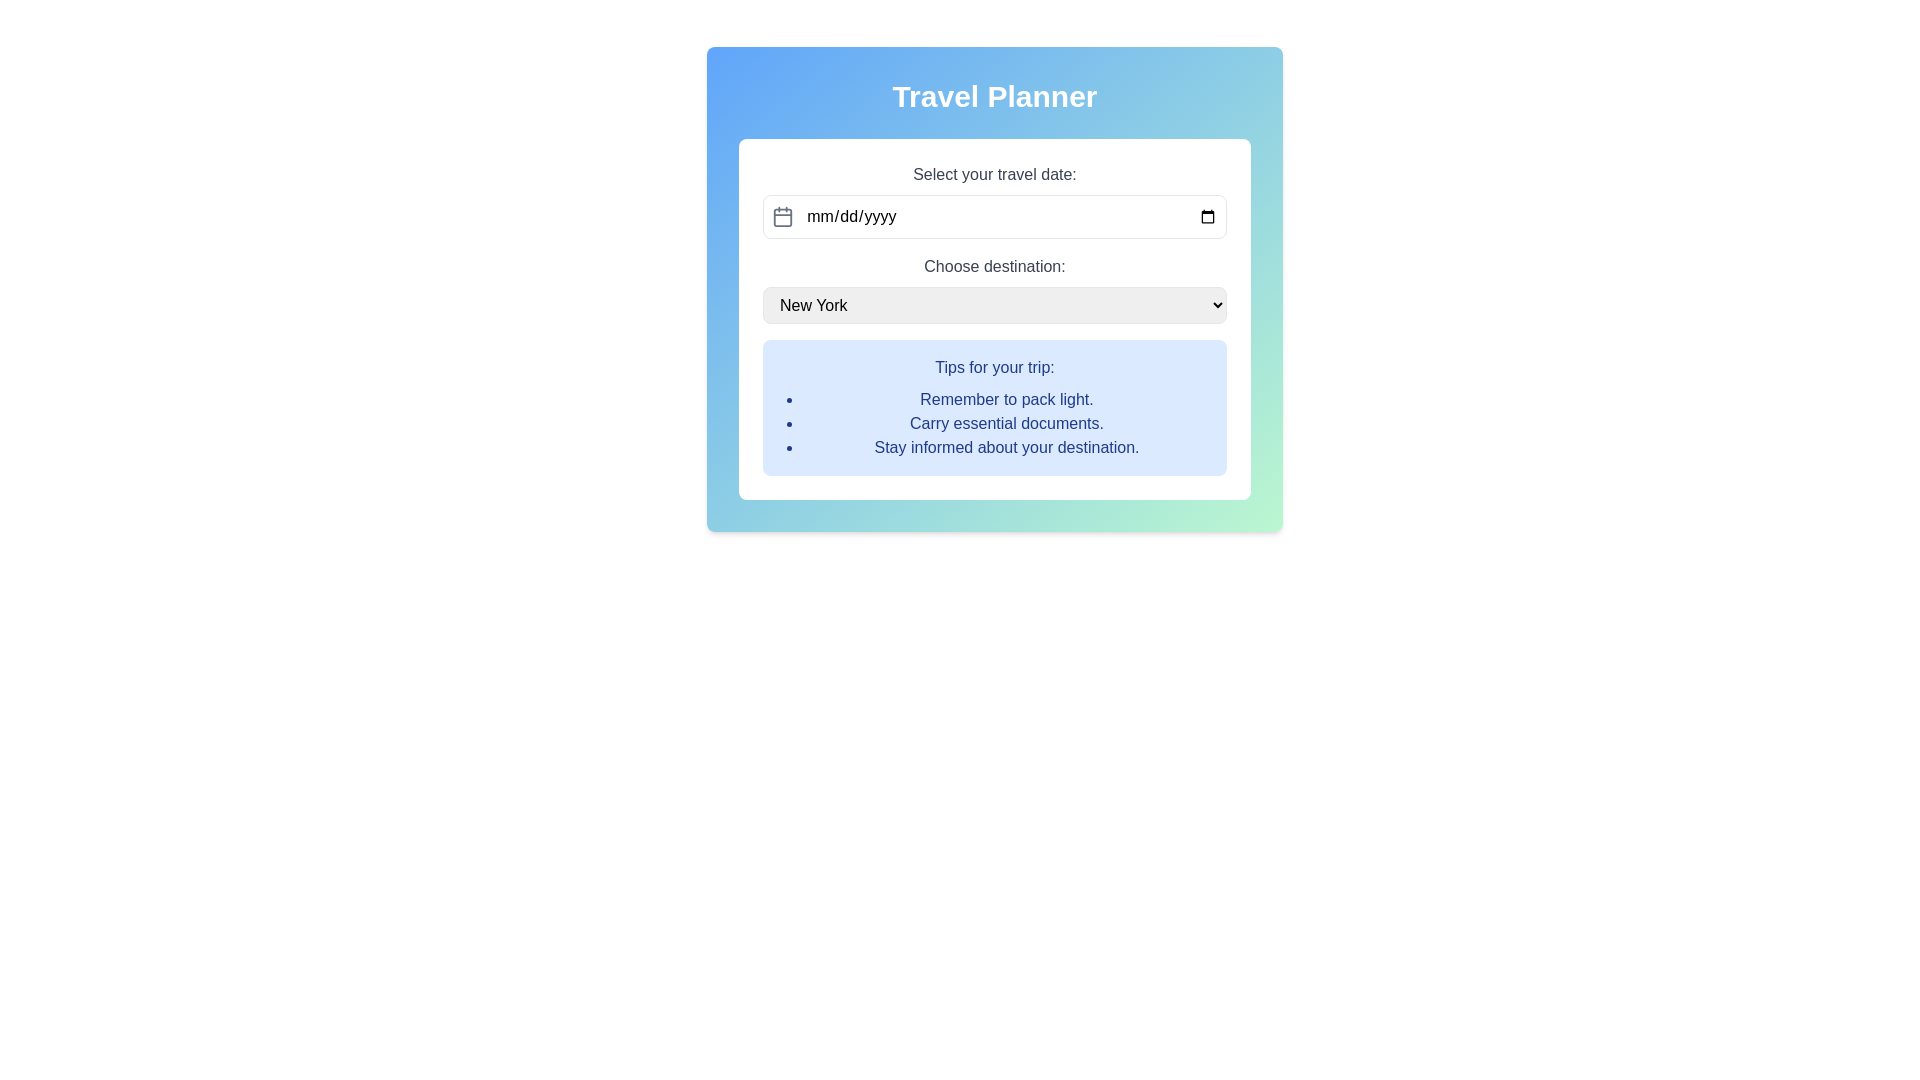 This screenshot has height=1080, width=1920. I want to click on the date input field located in the 'Select your travel date' section, so click(1012, 216).